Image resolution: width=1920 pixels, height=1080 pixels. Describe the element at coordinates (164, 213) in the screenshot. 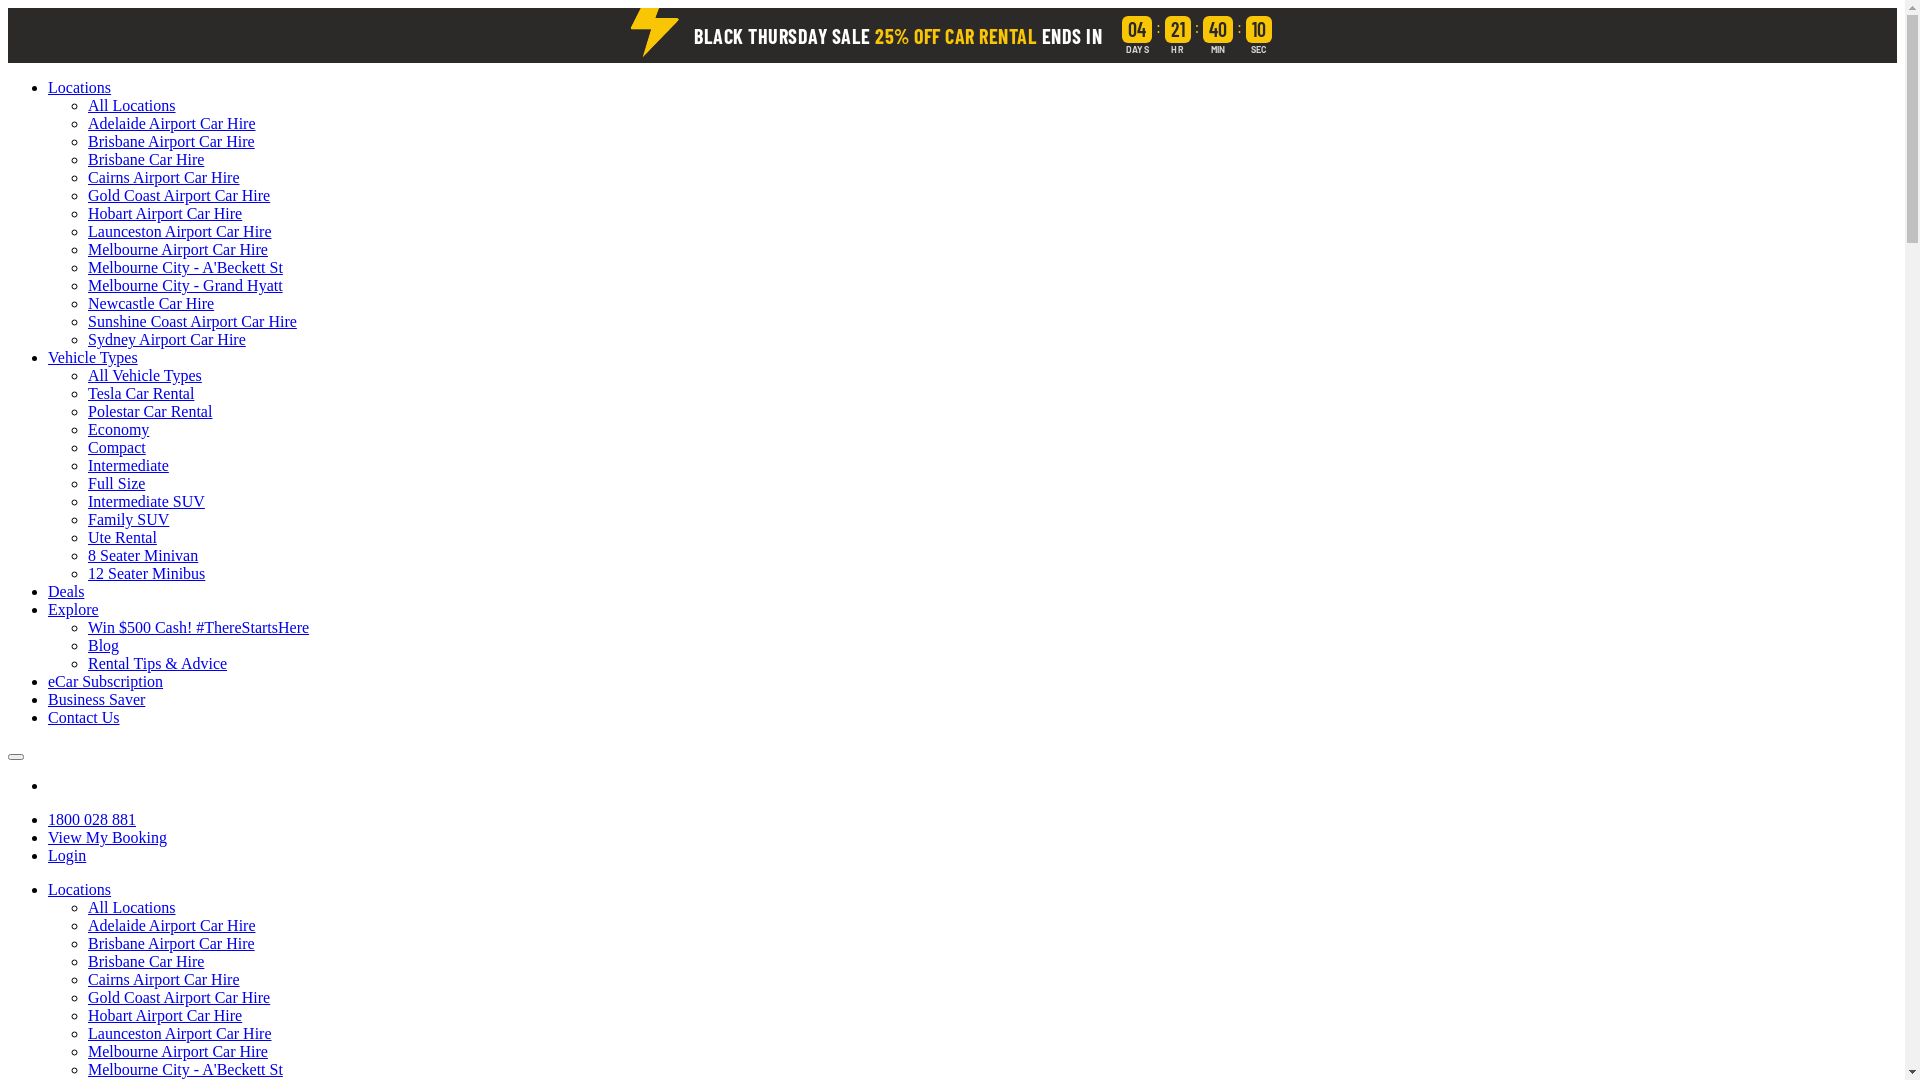

I see `'Hobart Airport Car Hire'` at that location.